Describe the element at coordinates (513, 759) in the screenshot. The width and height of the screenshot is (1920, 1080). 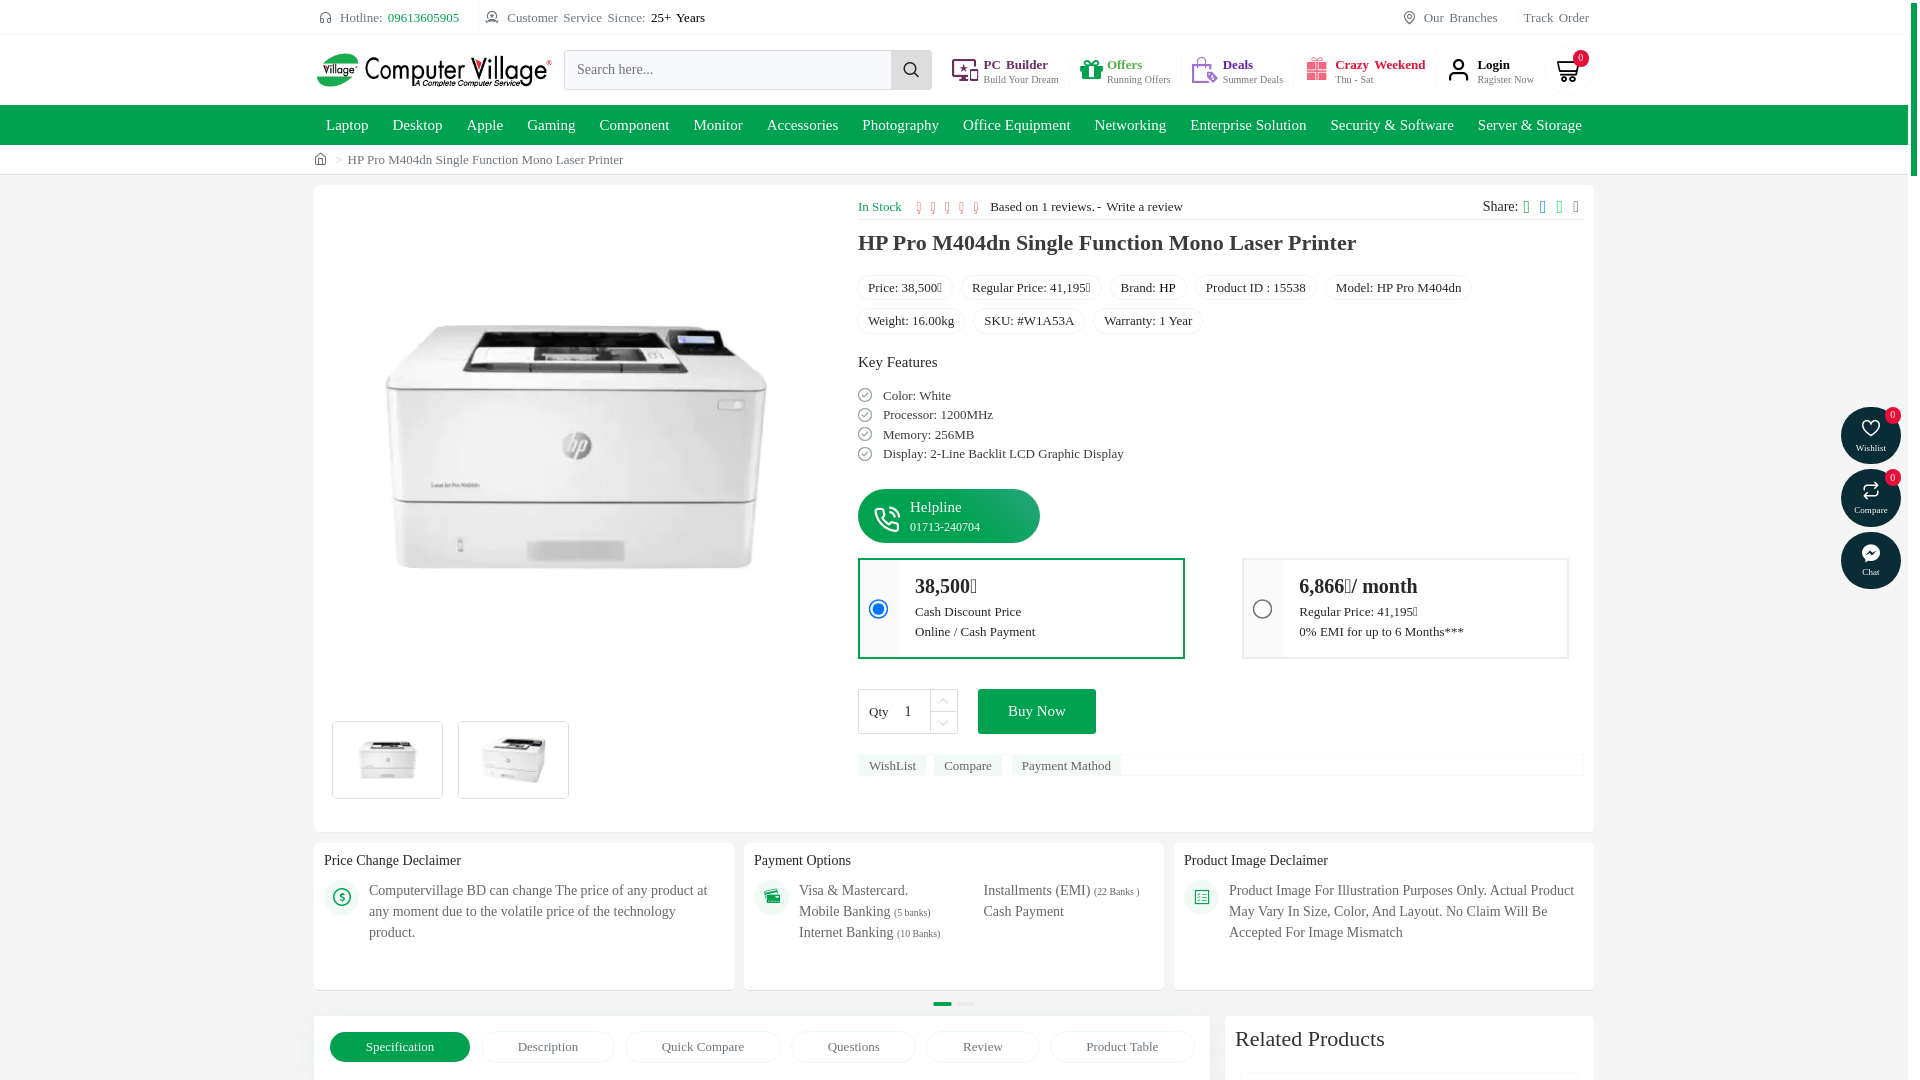
I see `'HP Pro M404dn Single Function Mono Laser Printer'` at that location.